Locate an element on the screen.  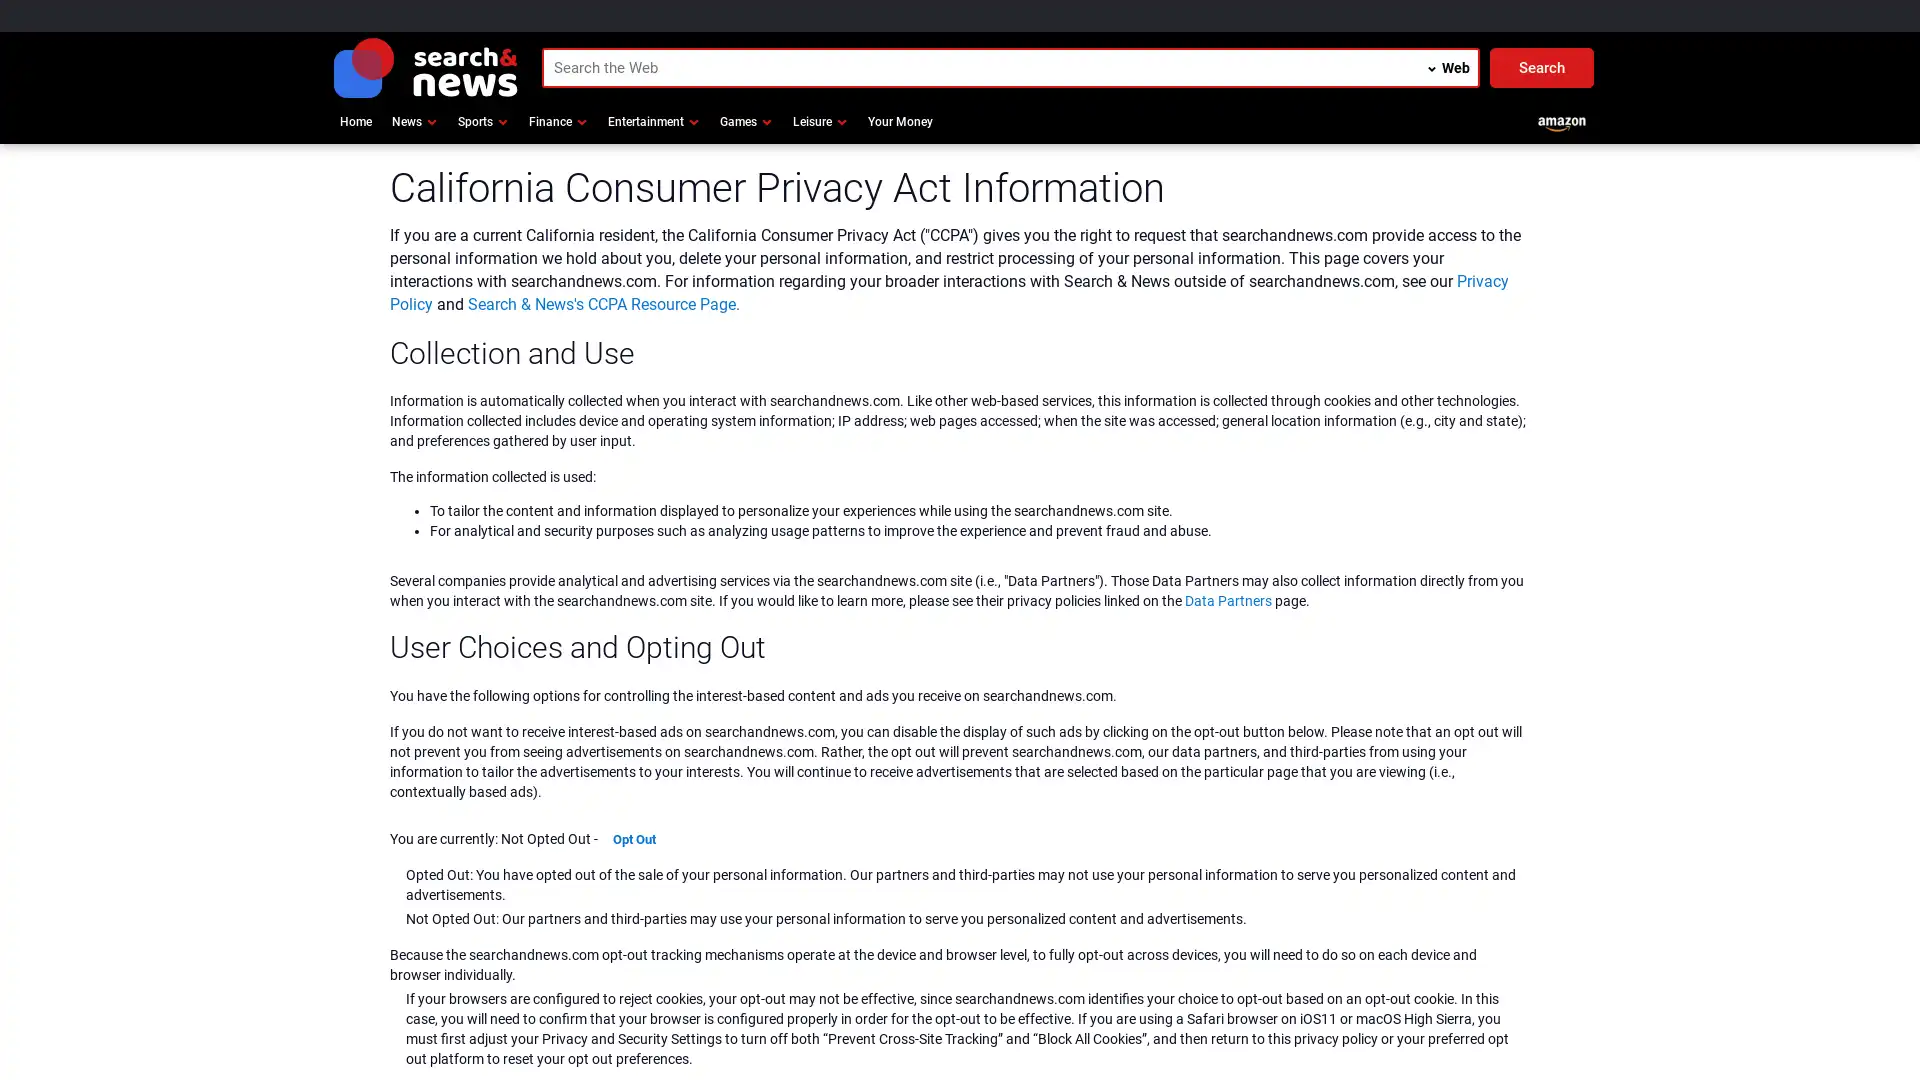
Search is located at coordinates (1540, 67).